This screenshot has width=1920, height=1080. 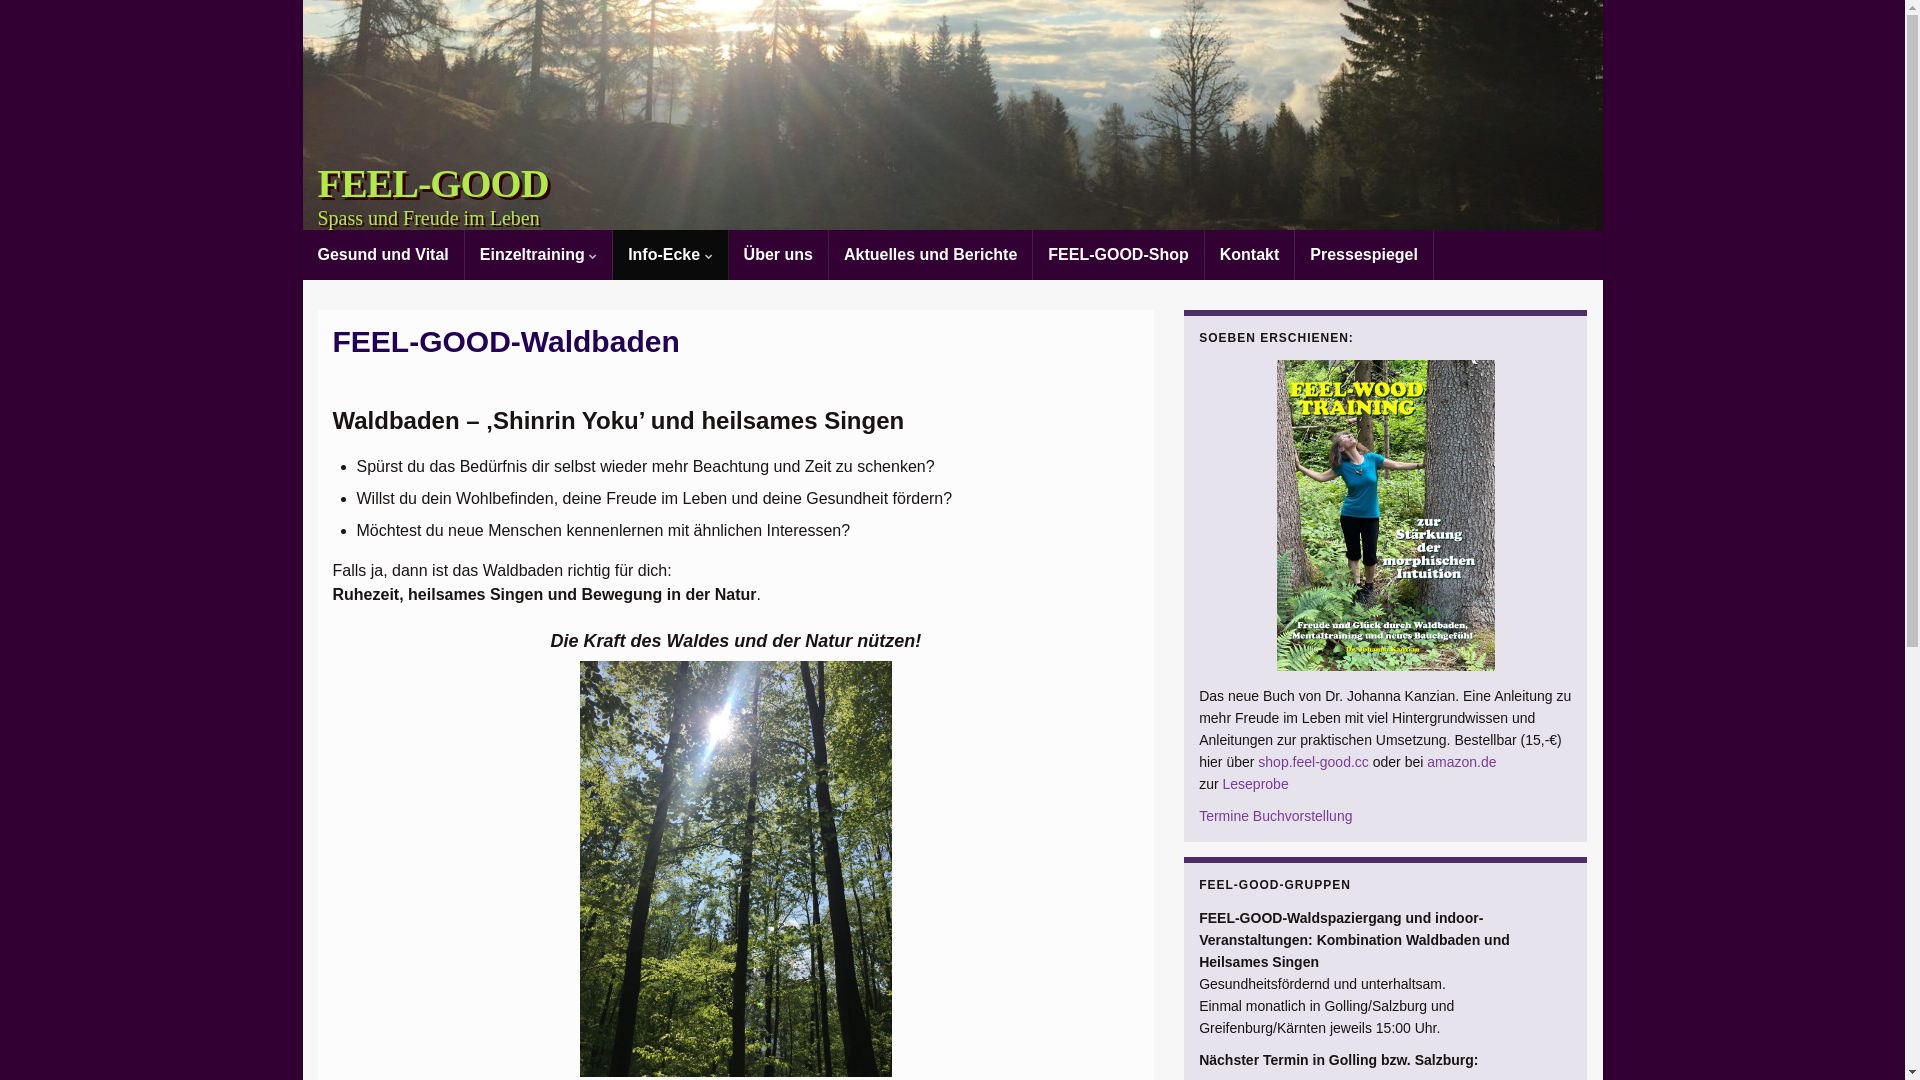 I want to click on 'FEEL-GOOD', so click(x=432, y=183).